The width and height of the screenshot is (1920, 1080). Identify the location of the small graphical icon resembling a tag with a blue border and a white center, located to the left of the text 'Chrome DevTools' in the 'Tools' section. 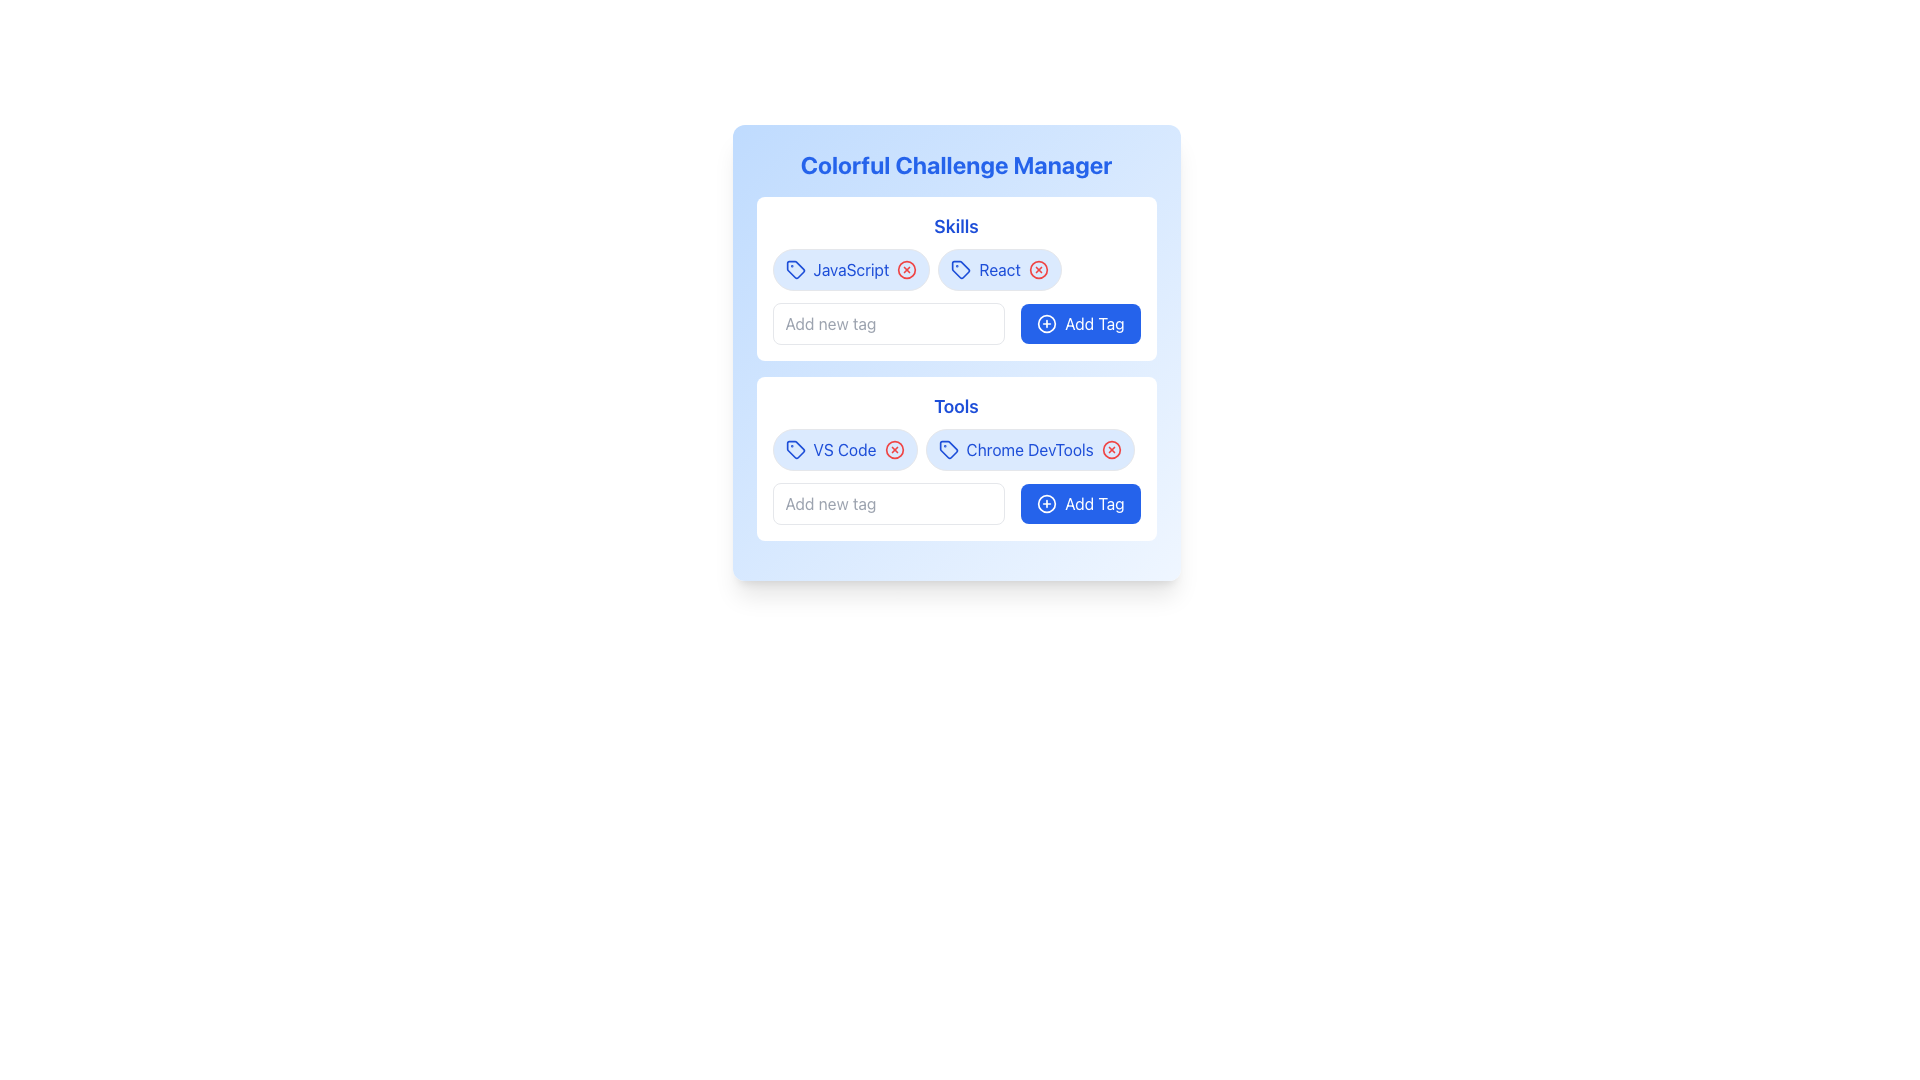
(947, 450).